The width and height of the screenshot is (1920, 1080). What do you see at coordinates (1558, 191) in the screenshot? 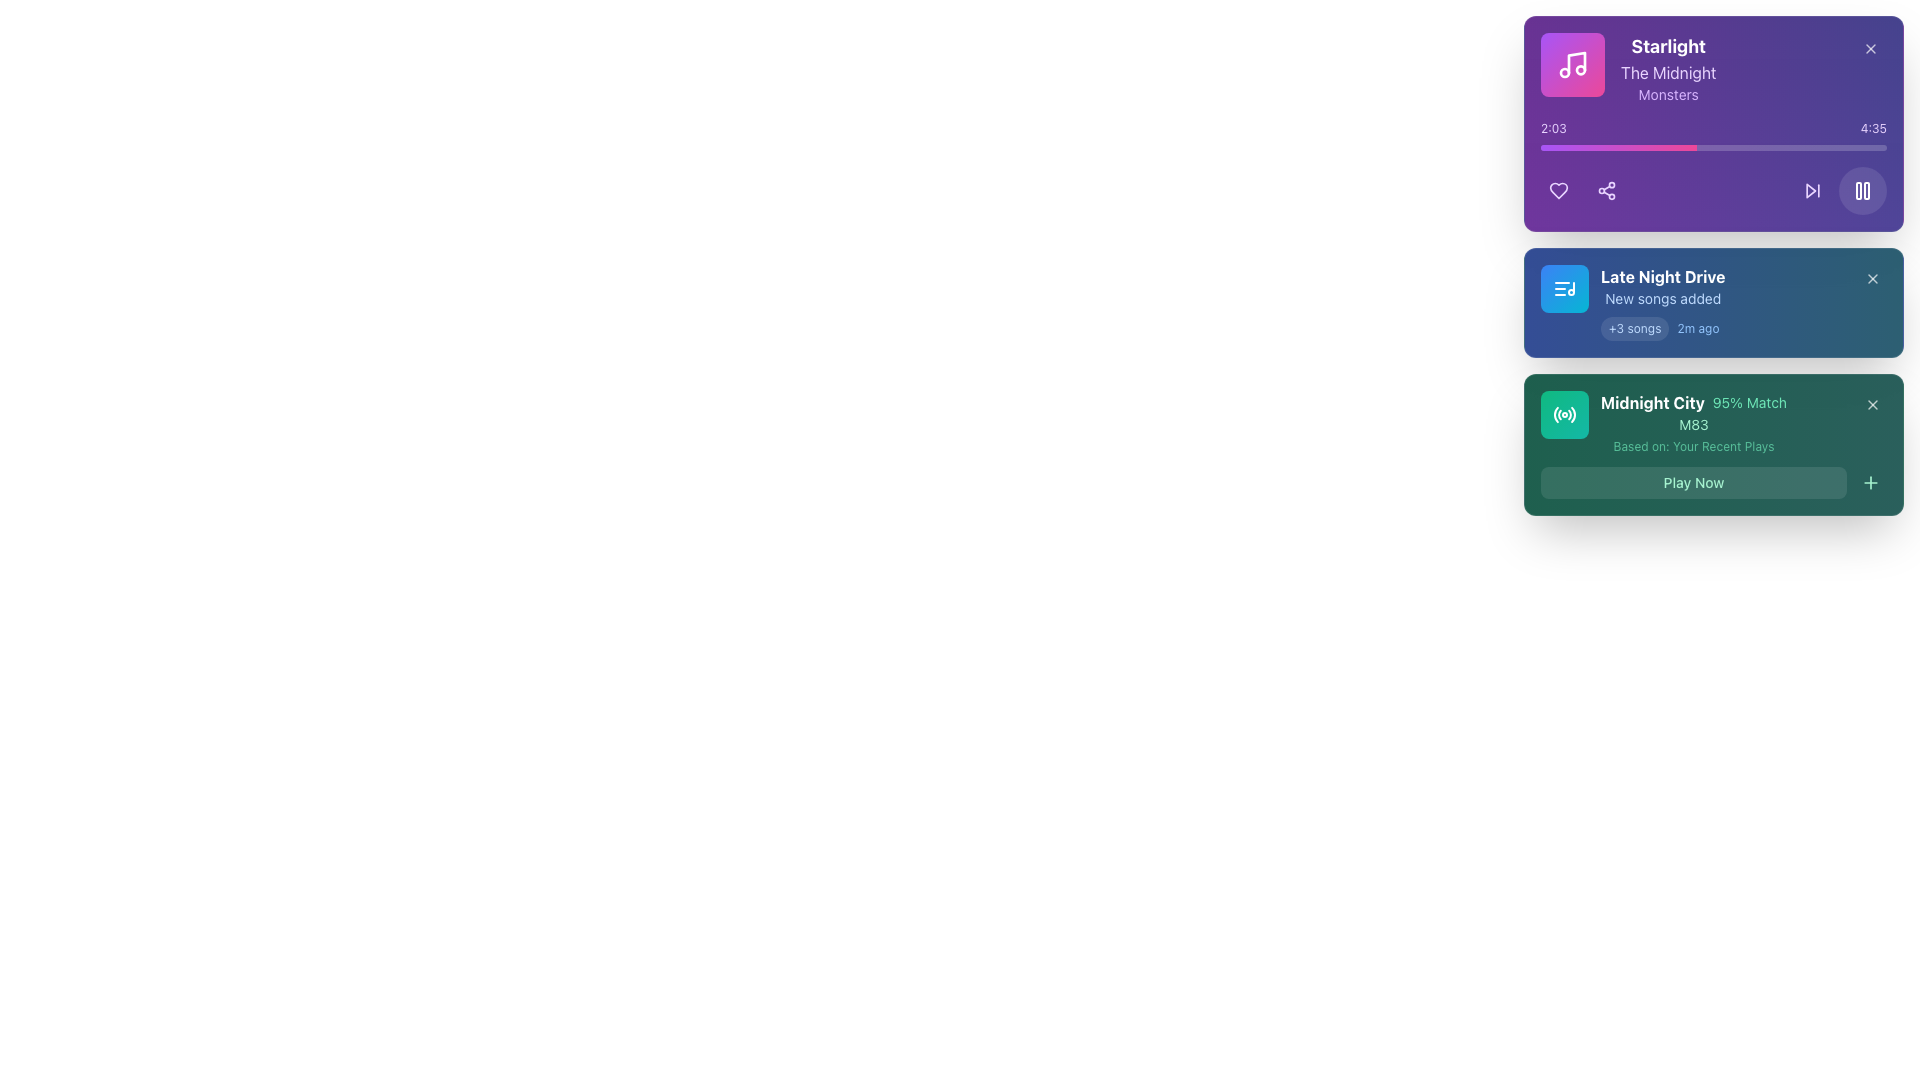
I see `the heart icon located in the bottom-left corner of the 'Starlight' card to mark the associated song as a favorite` at bounding box center [1558, 191].